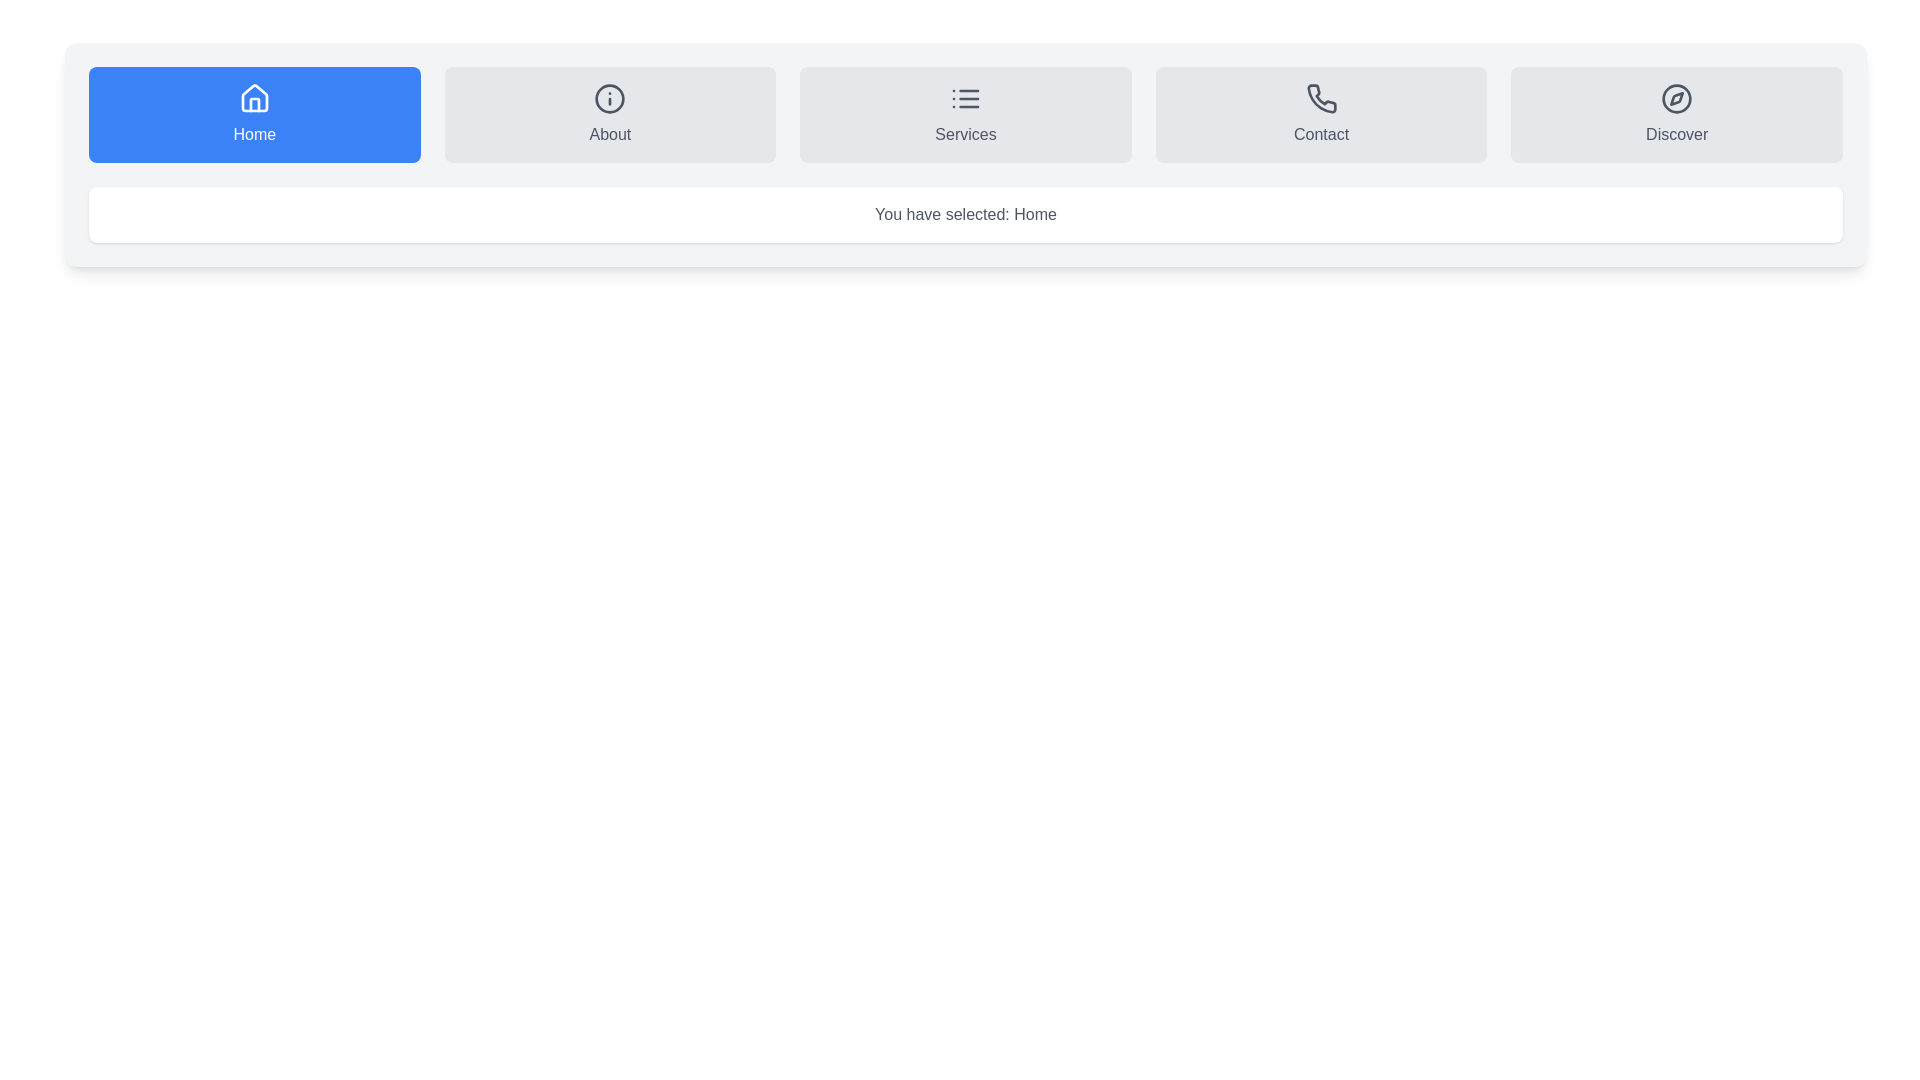 This screenshot has width=1920, height=1080. Describe the element at coordinates (1321, 135) in the screenshot. I see `the static text label displaying 'Contact', which is positioned beneath a telephone receiver icon within a gray button in the navigation panel` at that location.